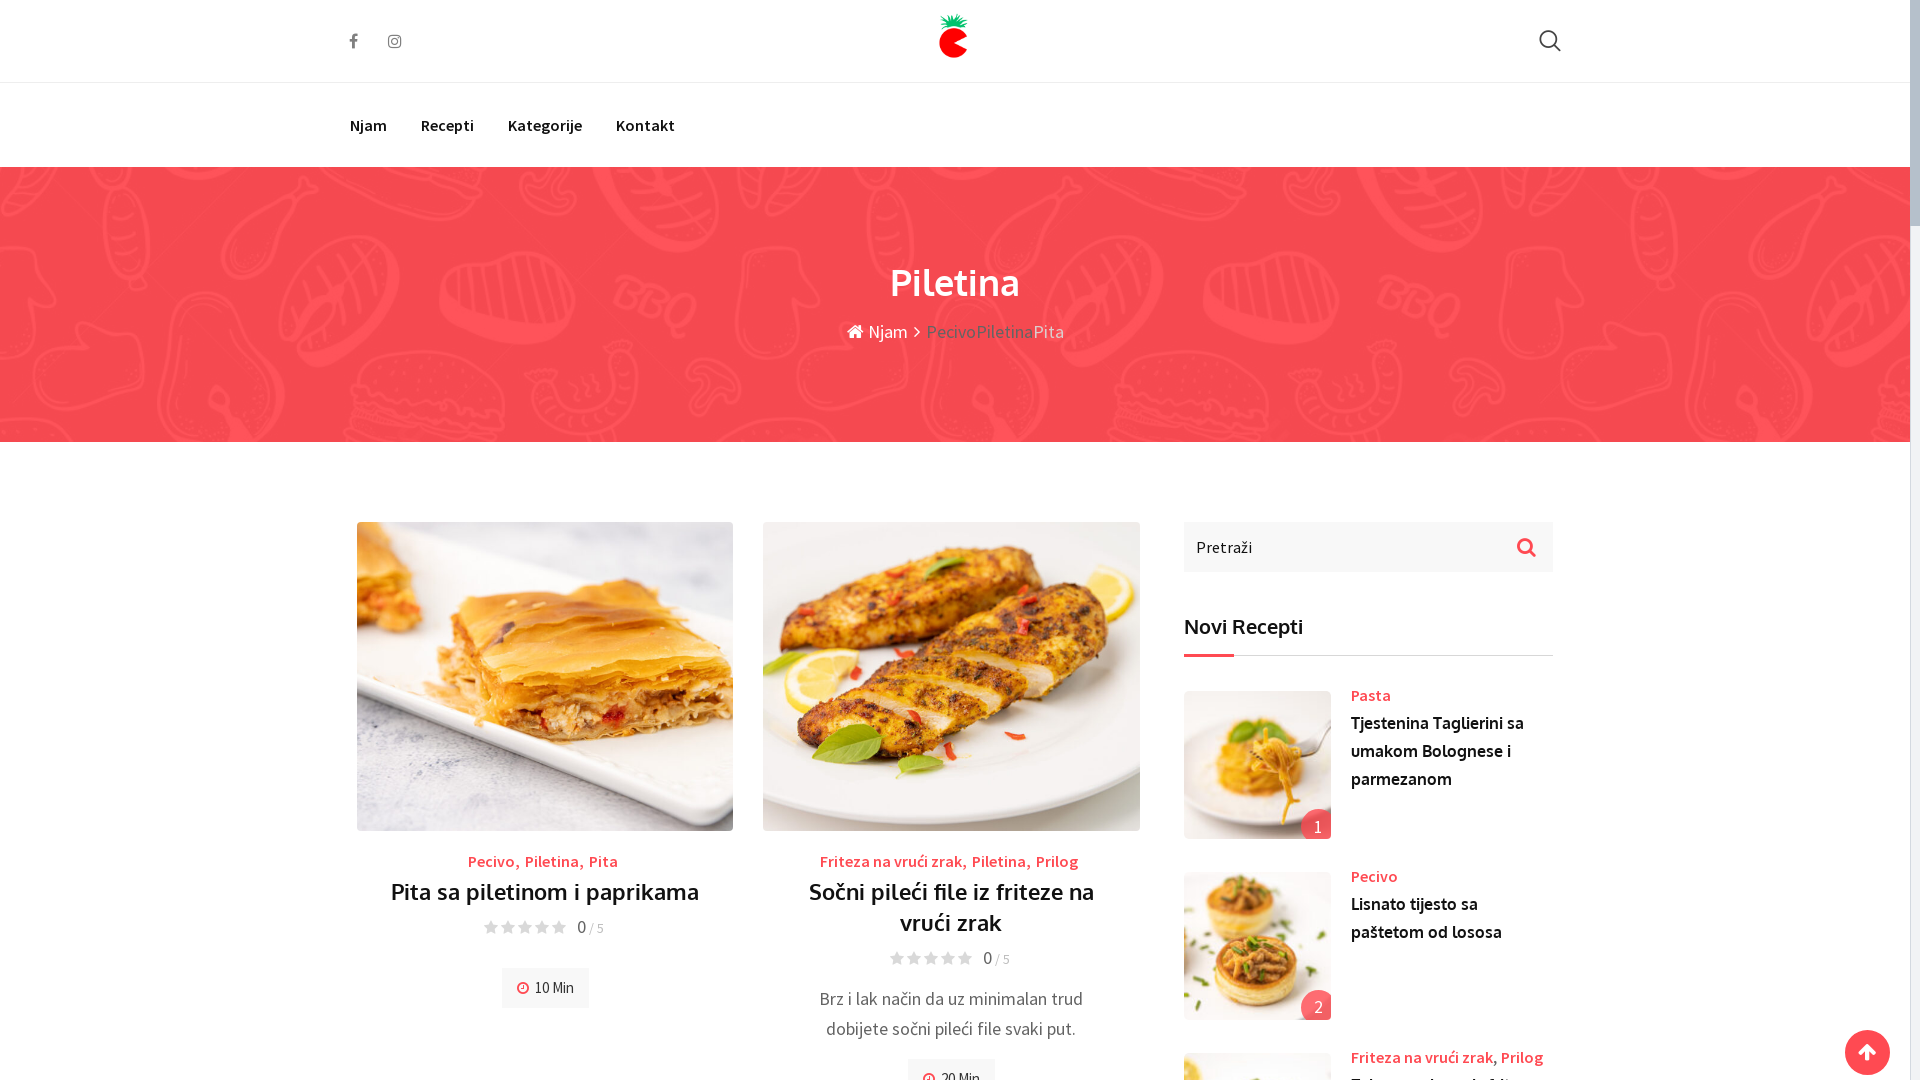 The image size is (1920, 1080). What do you see at coordinates (1055, 859) in the screenshot?
I see `'Prilog'` at bounding box center [1055, 859].